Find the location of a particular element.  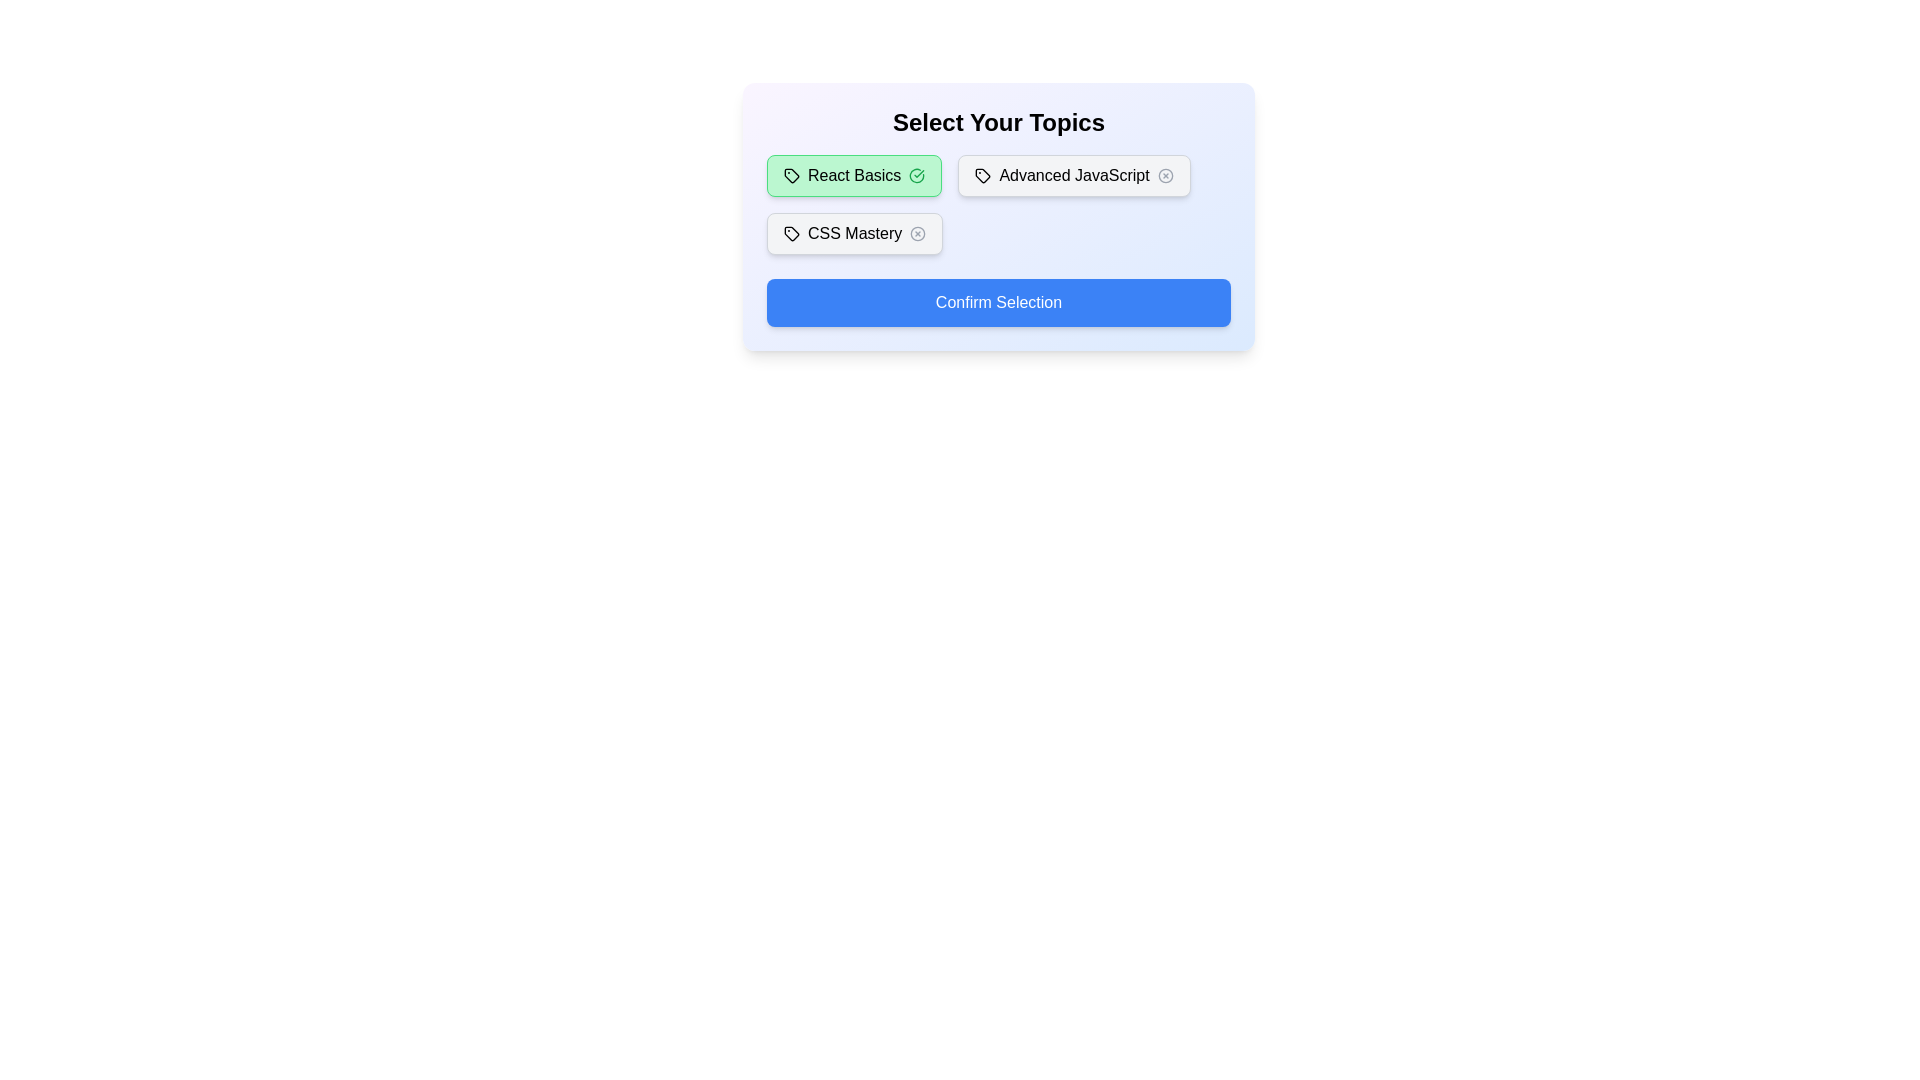

the tag Advanced JavaScript to observe its hover effect is located at coordinates (1073, 175).